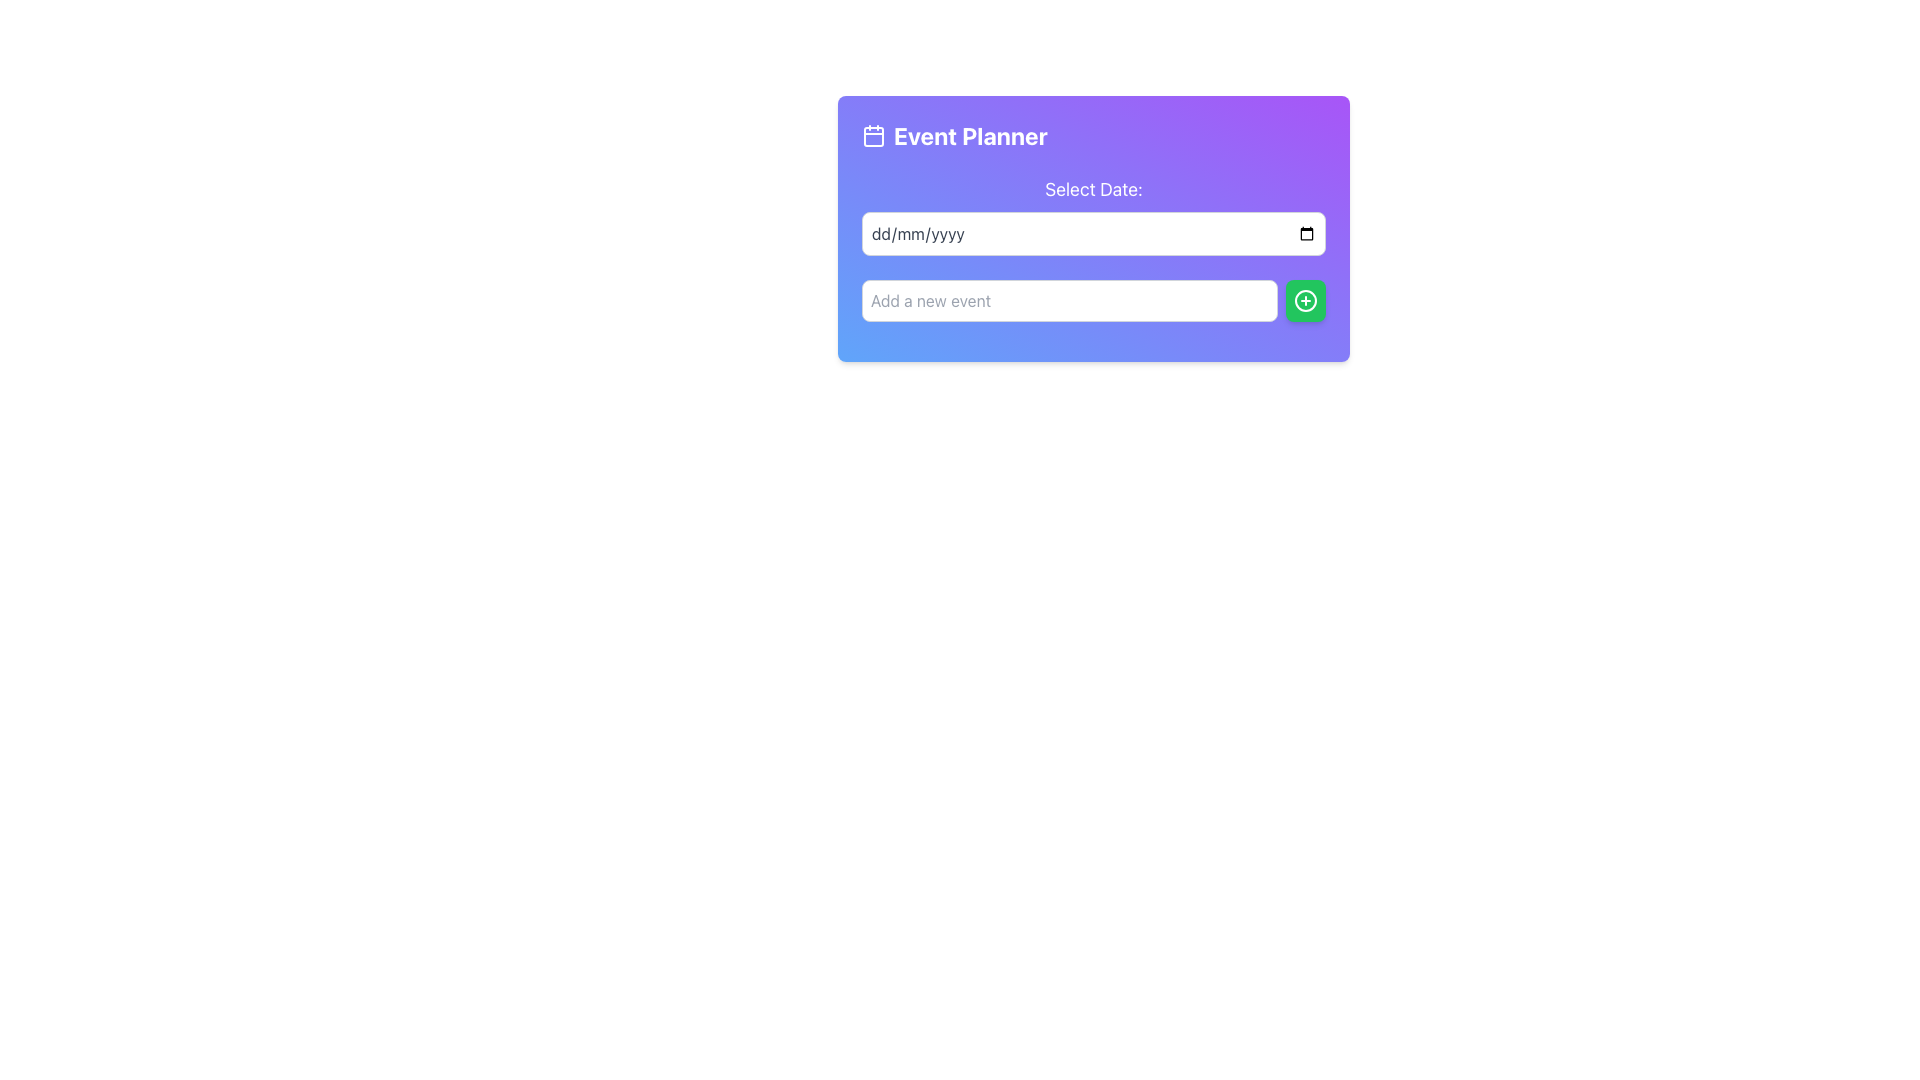 This screenshot has height=1080, width=1920. I want to click on the button located to the right of the 'Add a new event' text input field in the 'Event Planner' section, so click(1305, 300).